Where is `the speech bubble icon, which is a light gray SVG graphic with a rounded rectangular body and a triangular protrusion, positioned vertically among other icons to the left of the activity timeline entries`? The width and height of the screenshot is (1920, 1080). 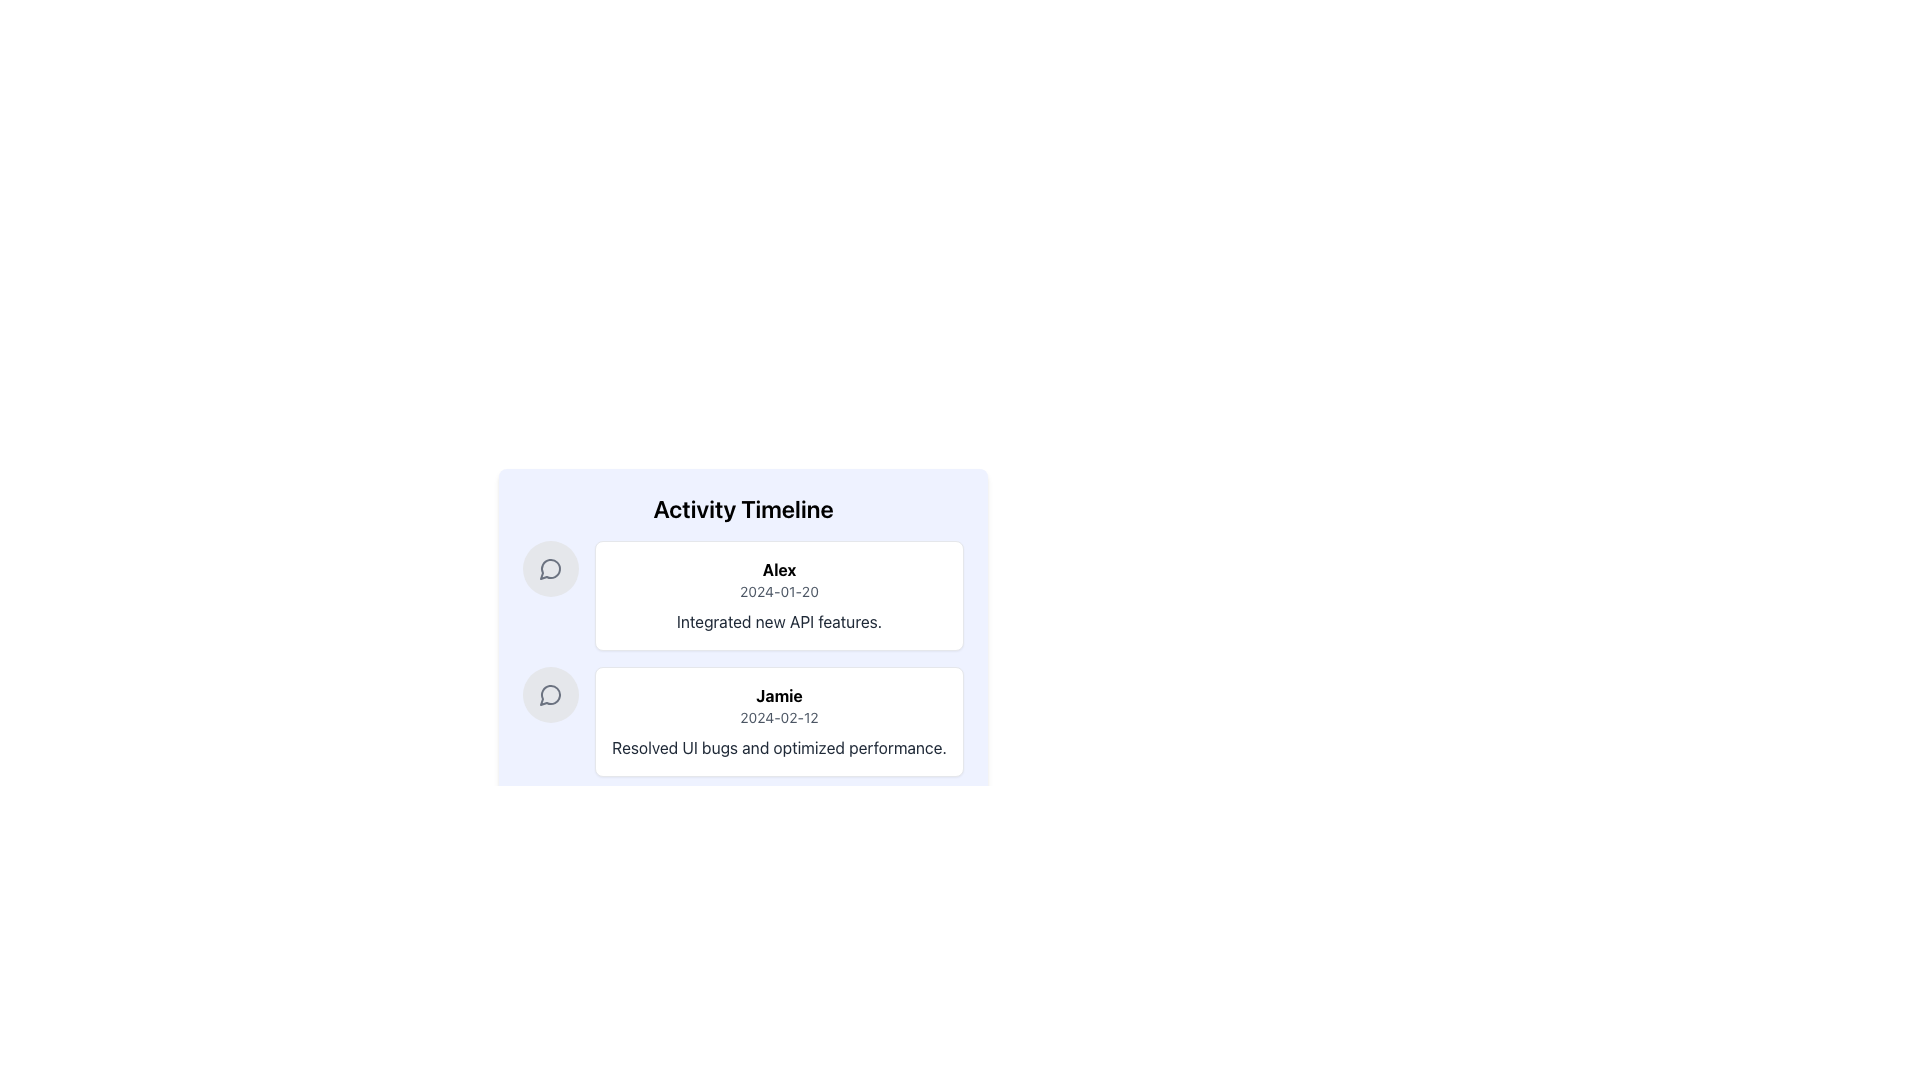
the speech bubble icon, which is a light gray SVG graphic with a rounded rectangular body and a triangular protrusion, positioned vertically among other icons to the left of the activity timeline entries is located at coordinates (550, 694).